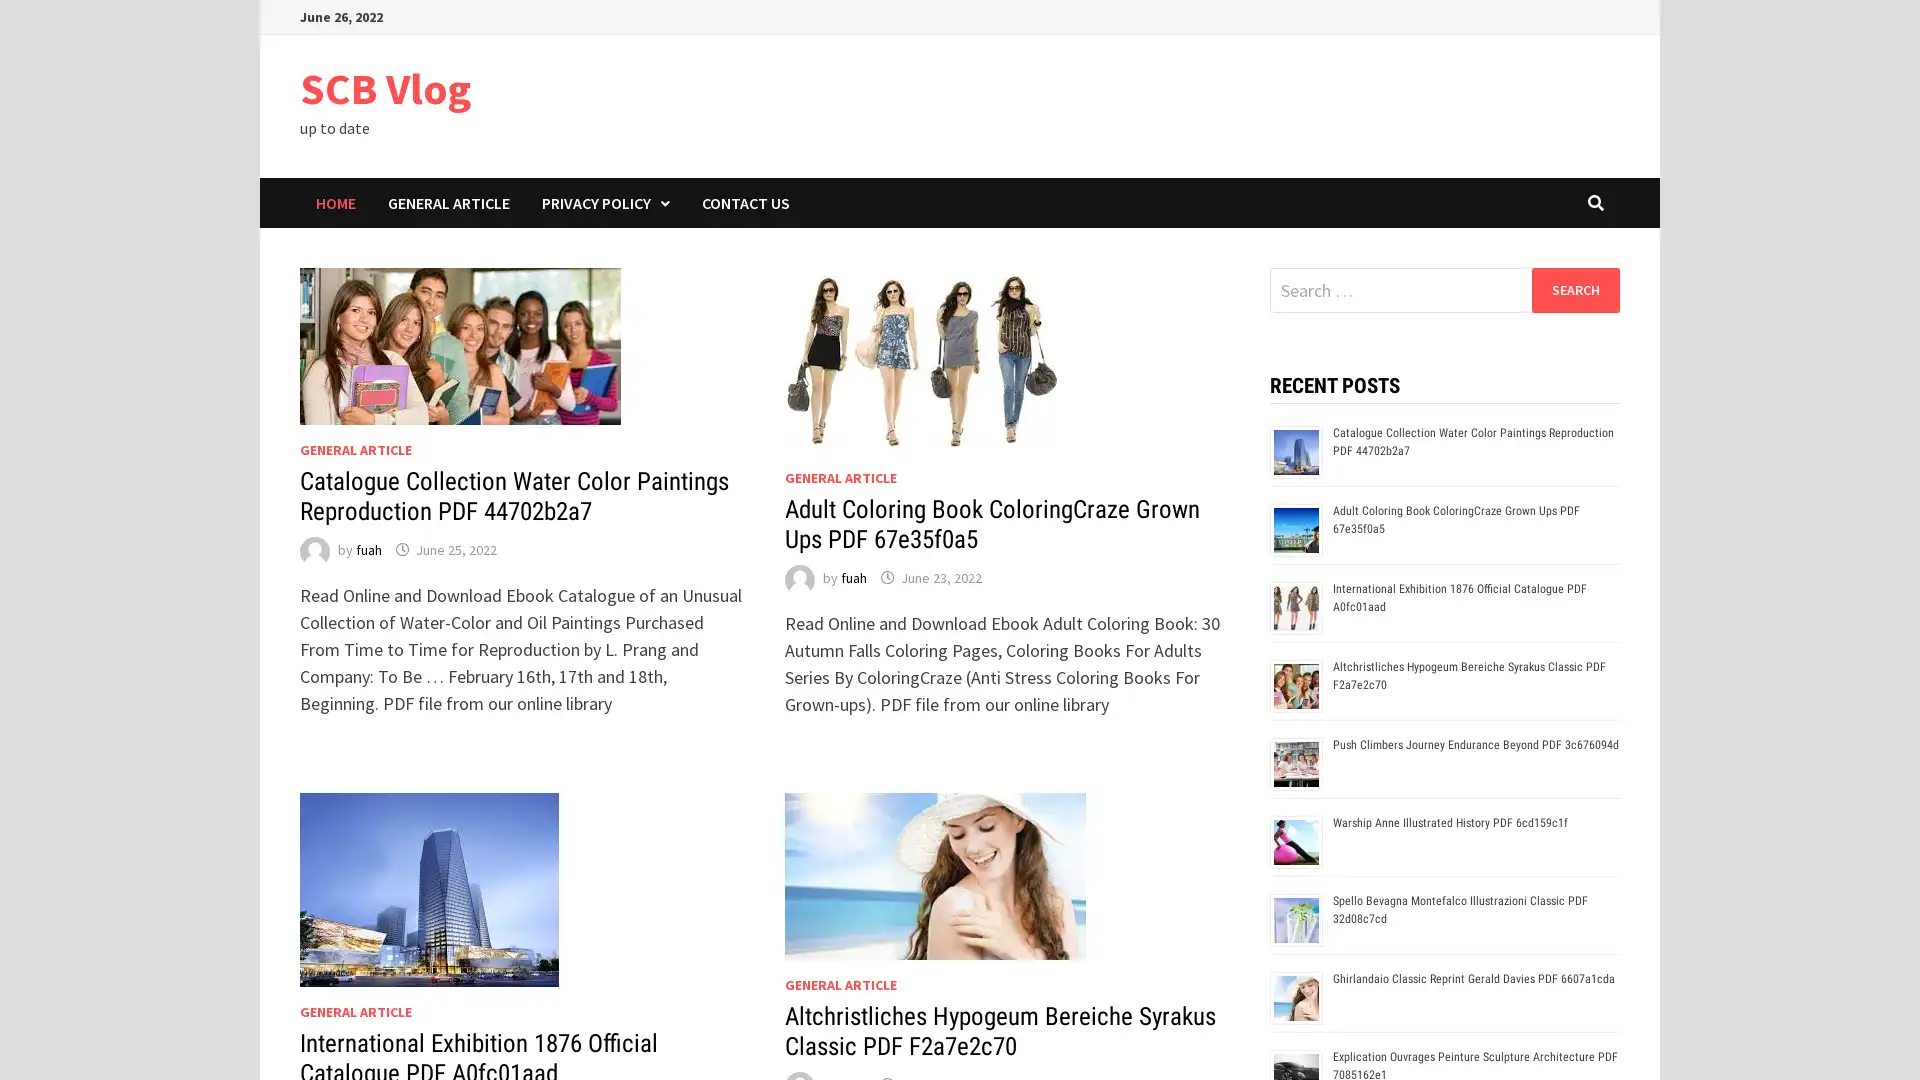 The width and height of the screenshot is (1920, 1080). I want to click on Search, so click(1574, 289).